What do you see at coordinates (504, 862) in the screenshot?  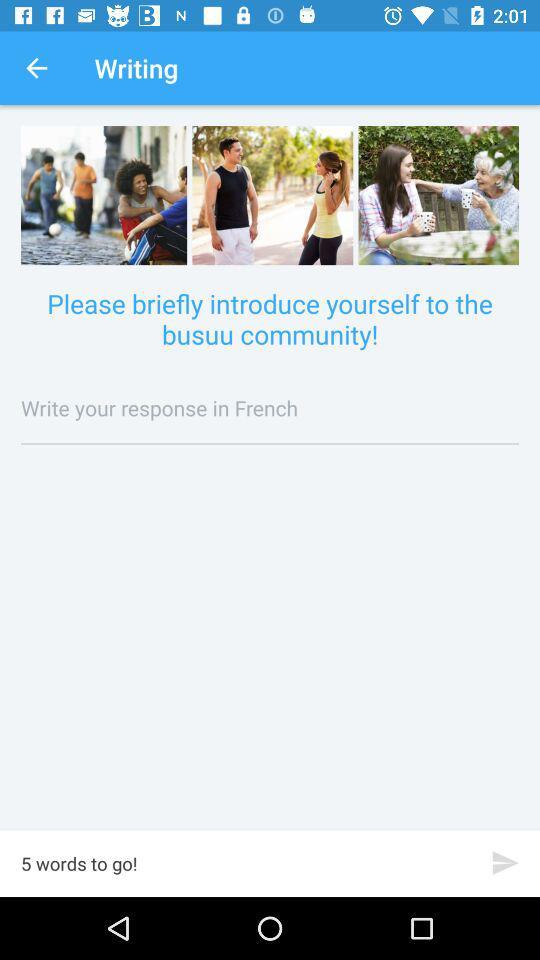 I see `the item to the right of 5 words to` at bounding box center [504, 862].